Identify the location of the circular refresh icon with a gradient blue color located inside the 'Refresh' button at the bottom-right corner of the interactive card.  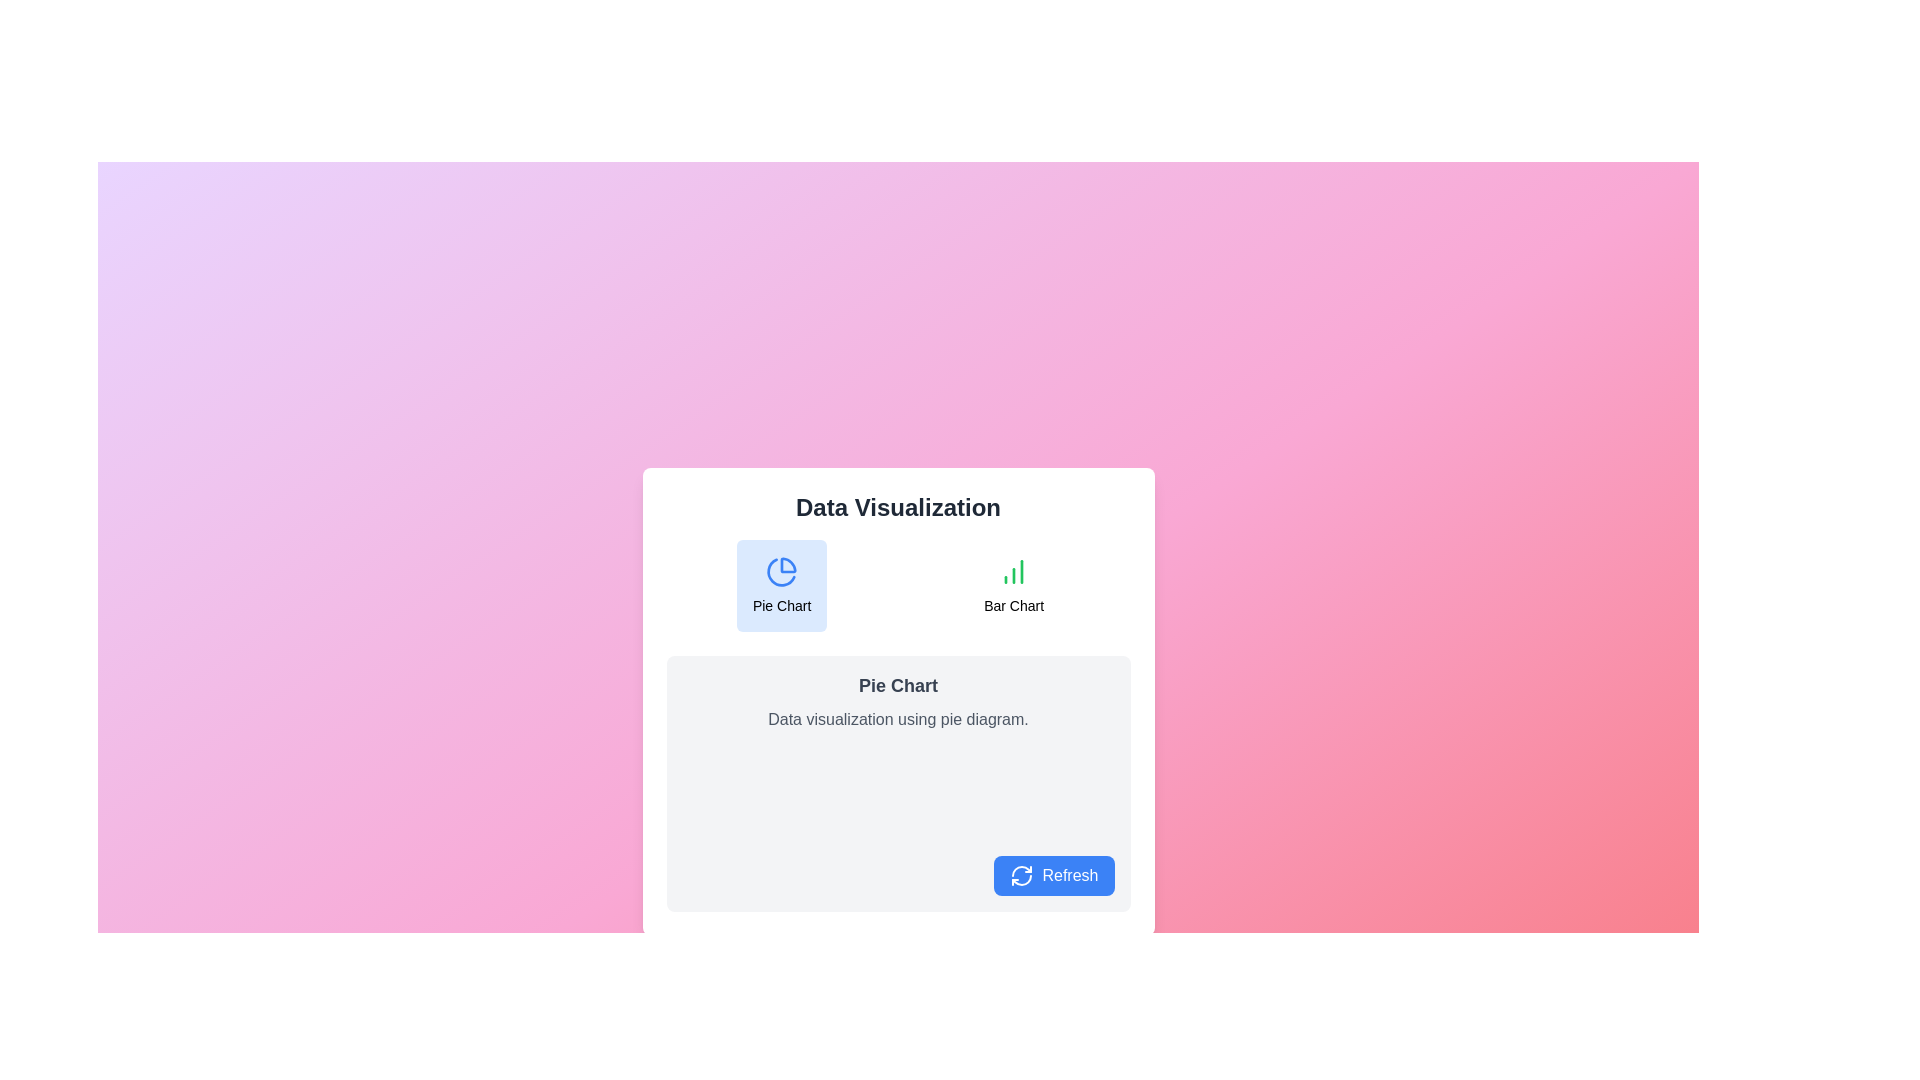
(1022, 874).